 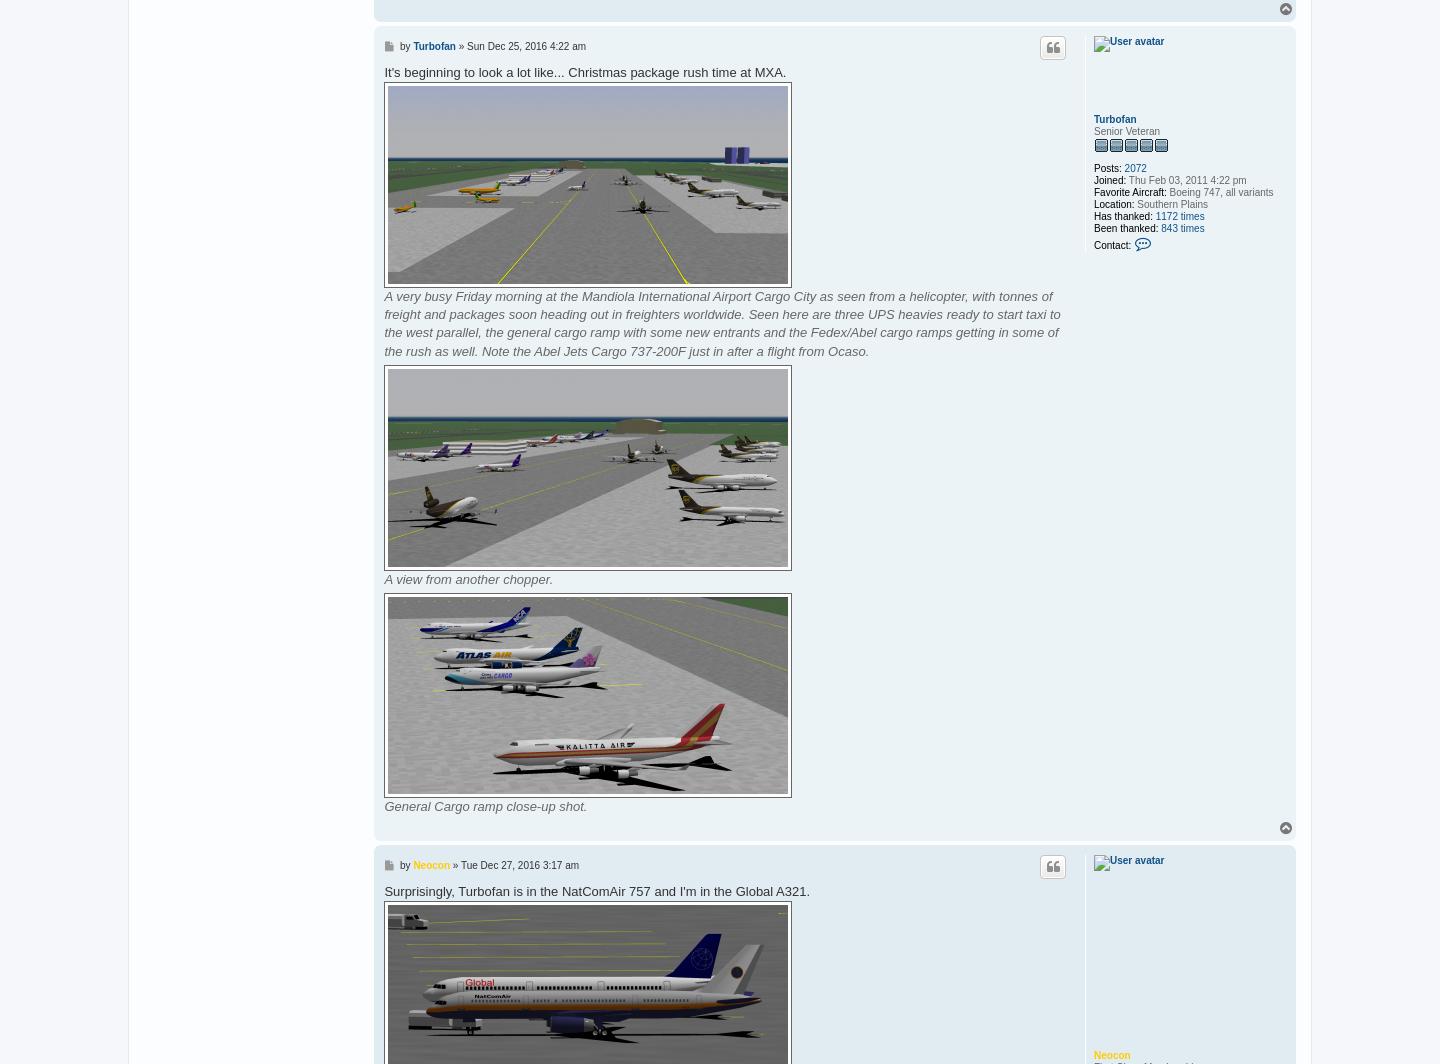 I want to click on 'Contact:', so click(x=1111, y=244).